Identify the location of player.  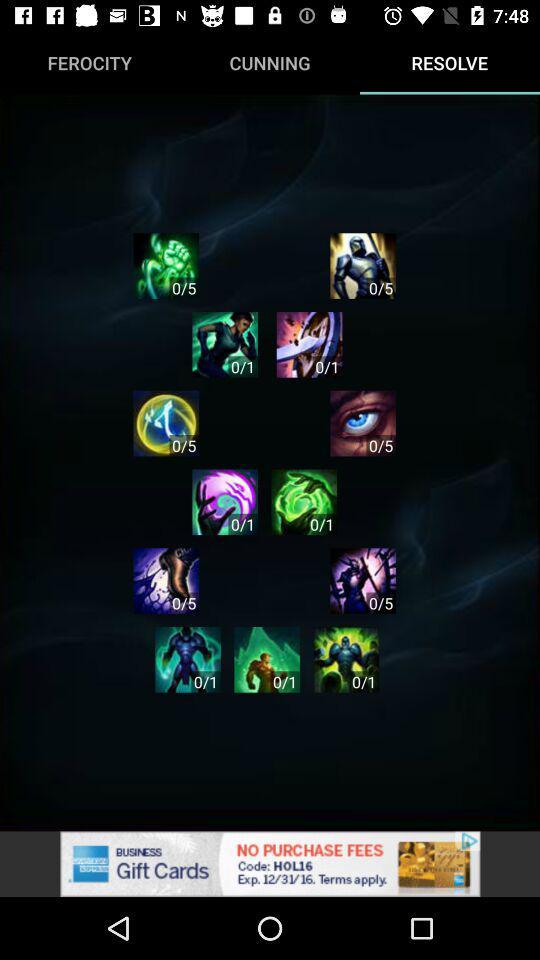
(309, 344).